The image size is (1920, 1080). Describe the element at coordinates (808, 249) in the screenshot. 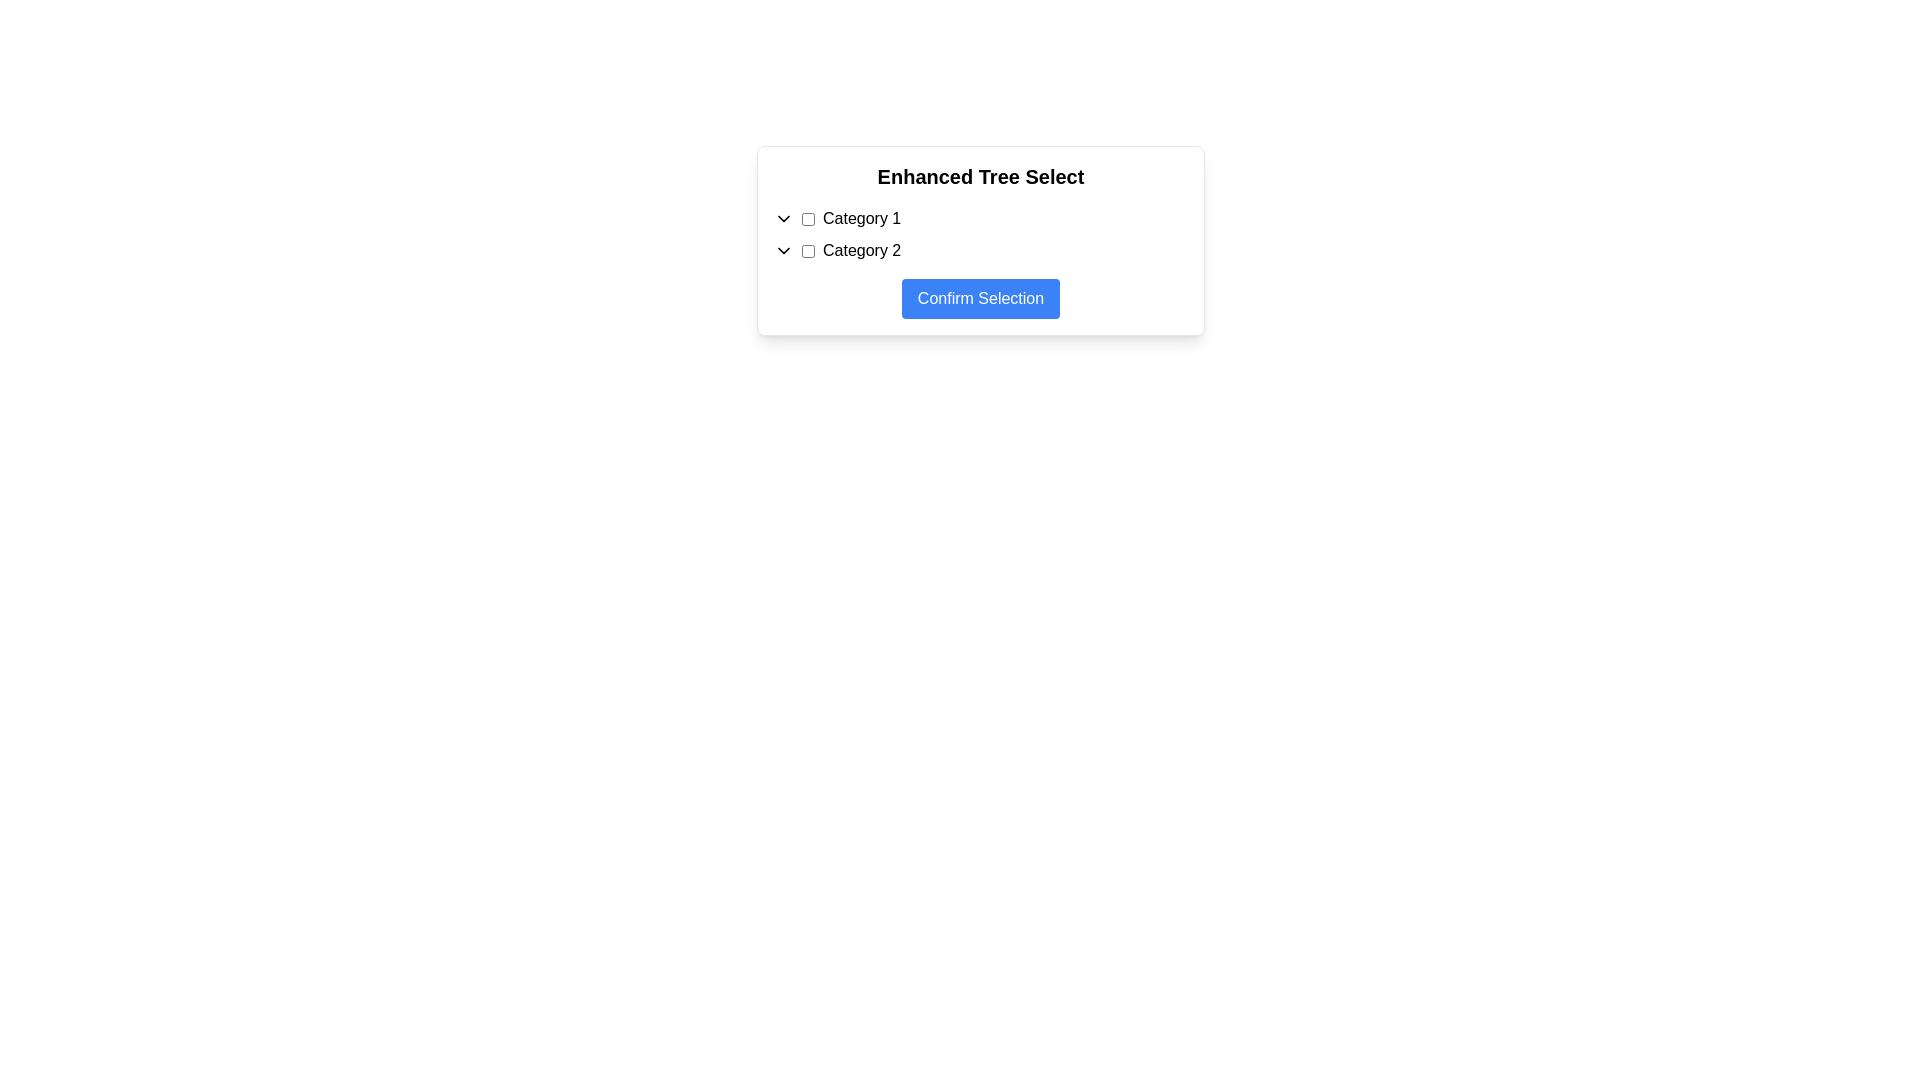

I see `the checkbox located` at that location.